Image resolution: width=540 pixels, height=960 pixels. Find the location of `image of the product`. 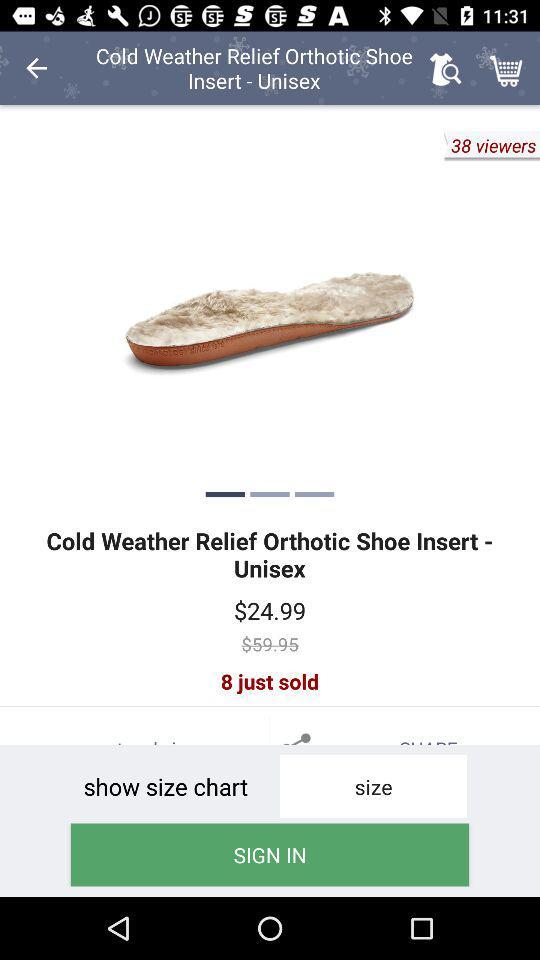

image of the product is located at coordinates (270, 309).